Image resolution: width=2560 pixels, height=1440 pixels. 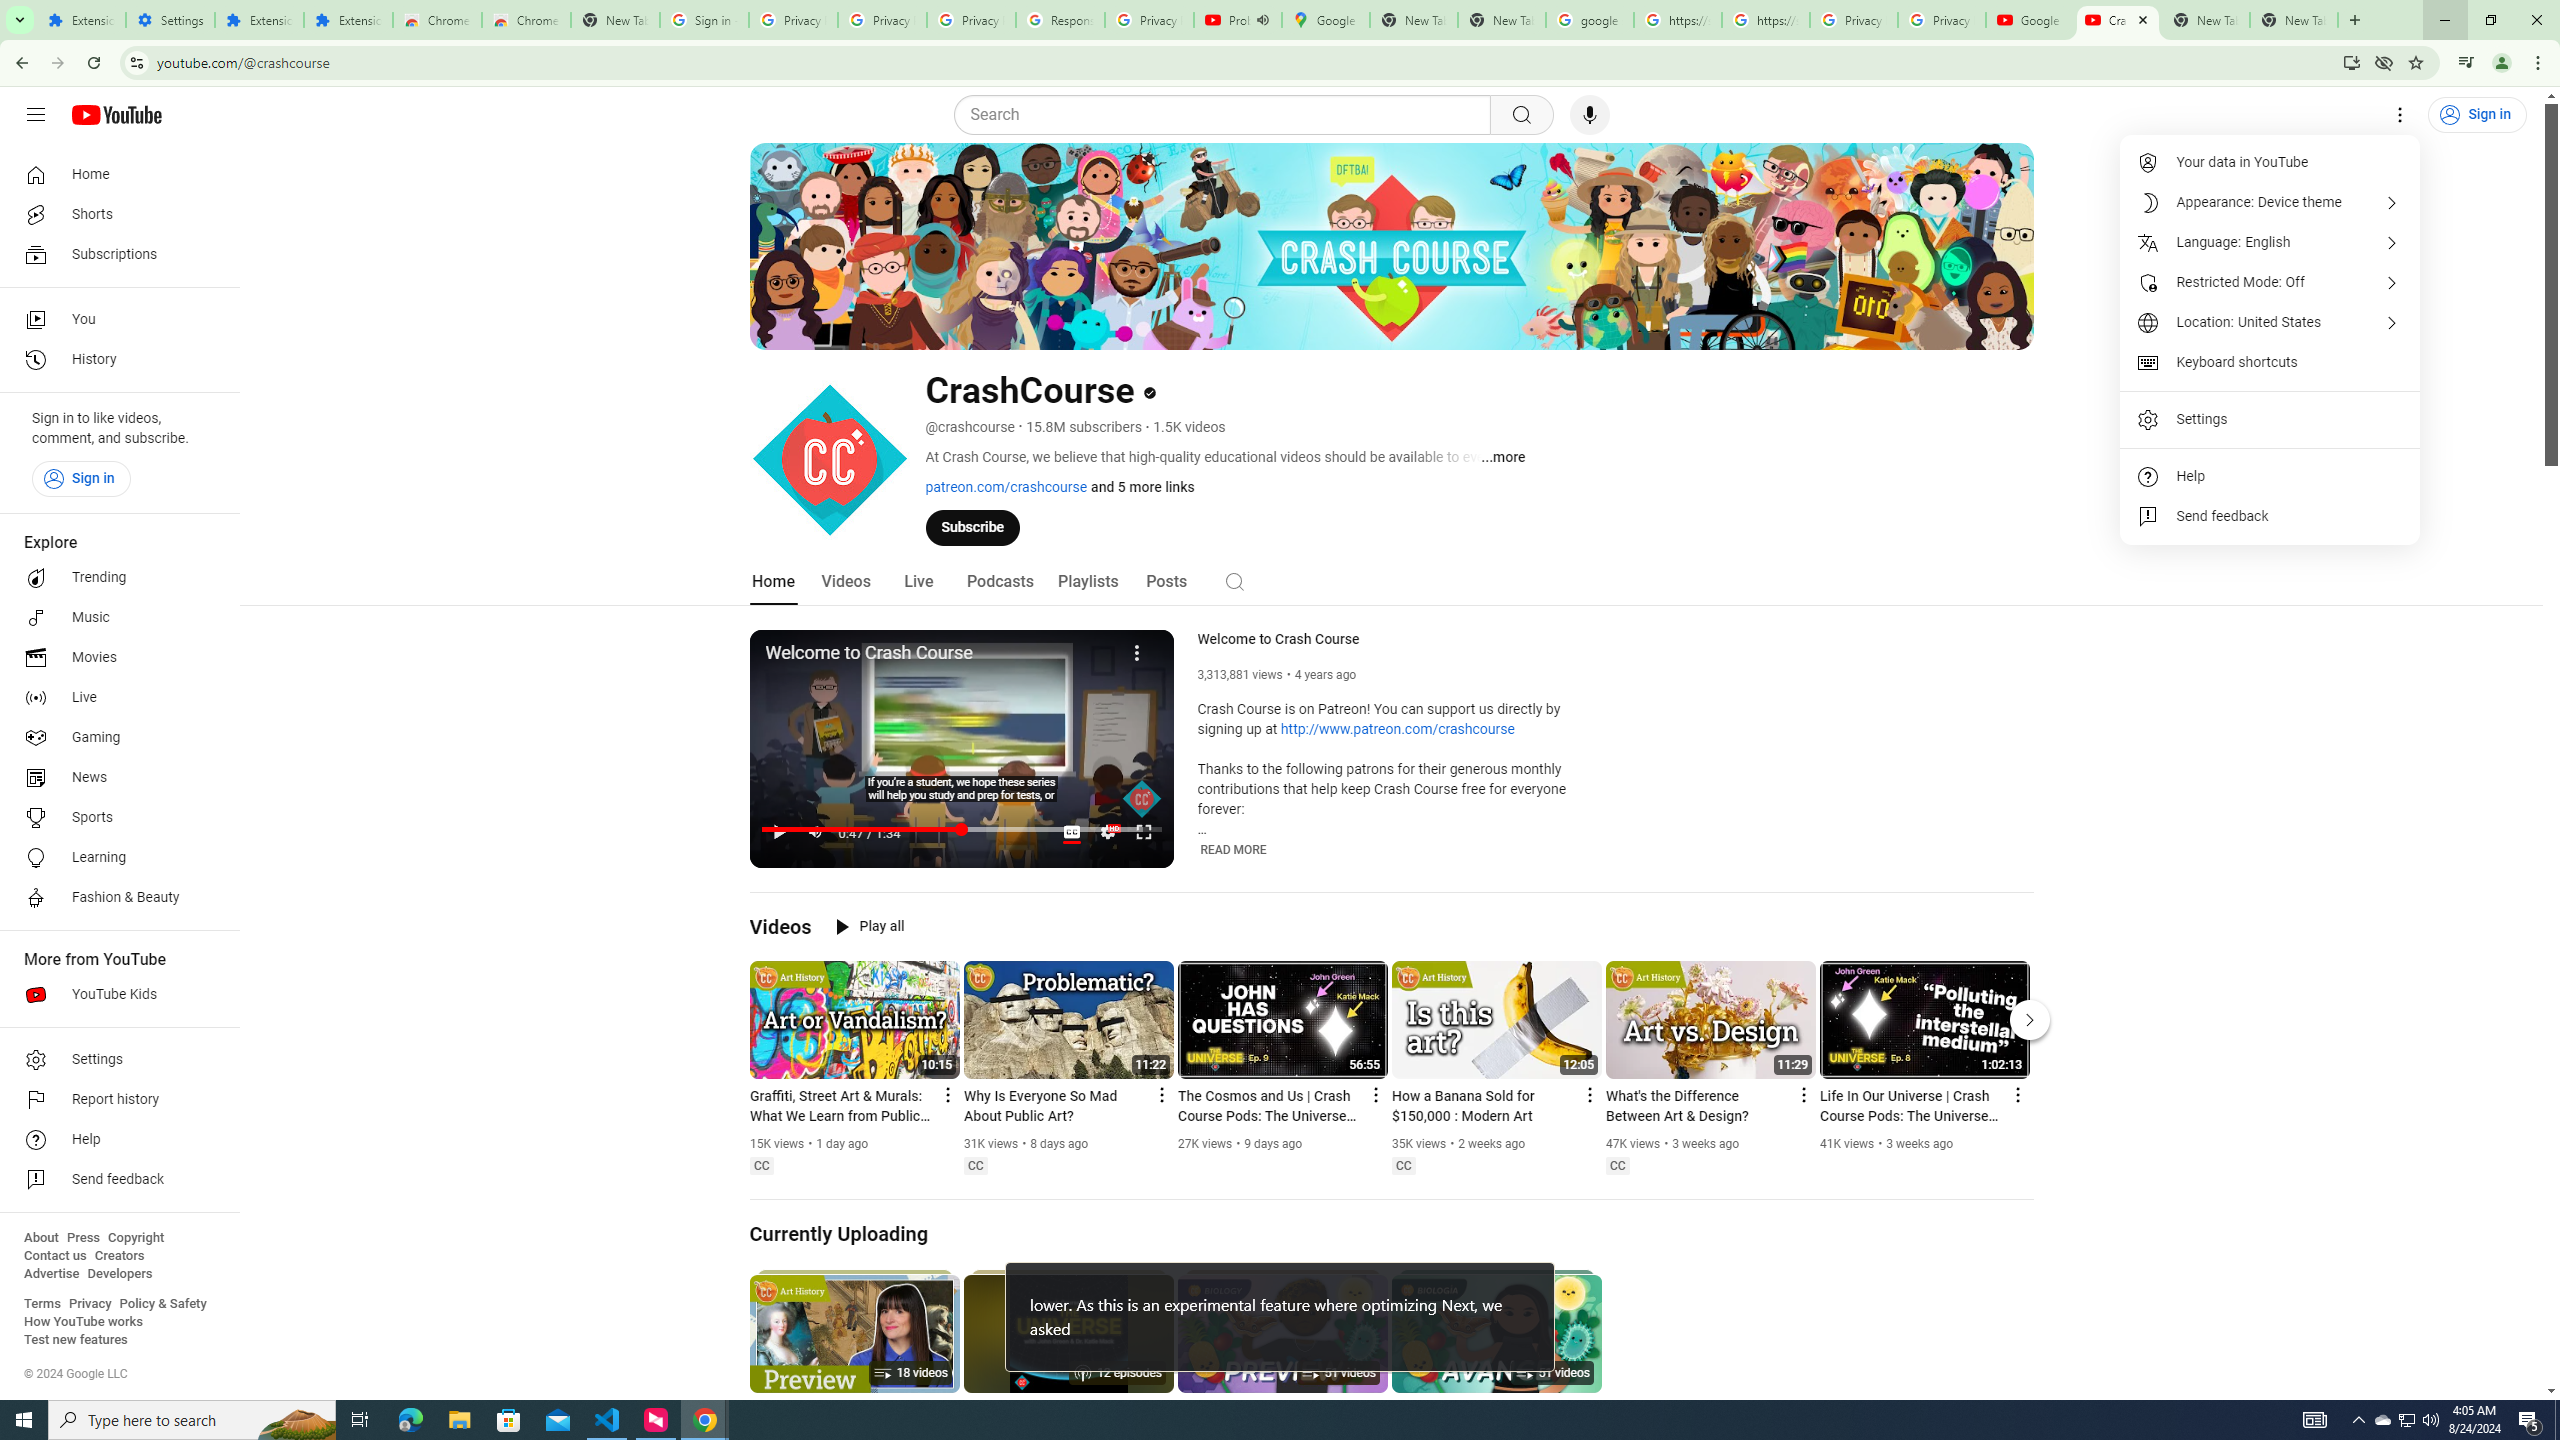 What do you see at coordinates (839, 1233) in the screenshot?
I see `'Currently Uploading'` at bounding box center [839, 1233].